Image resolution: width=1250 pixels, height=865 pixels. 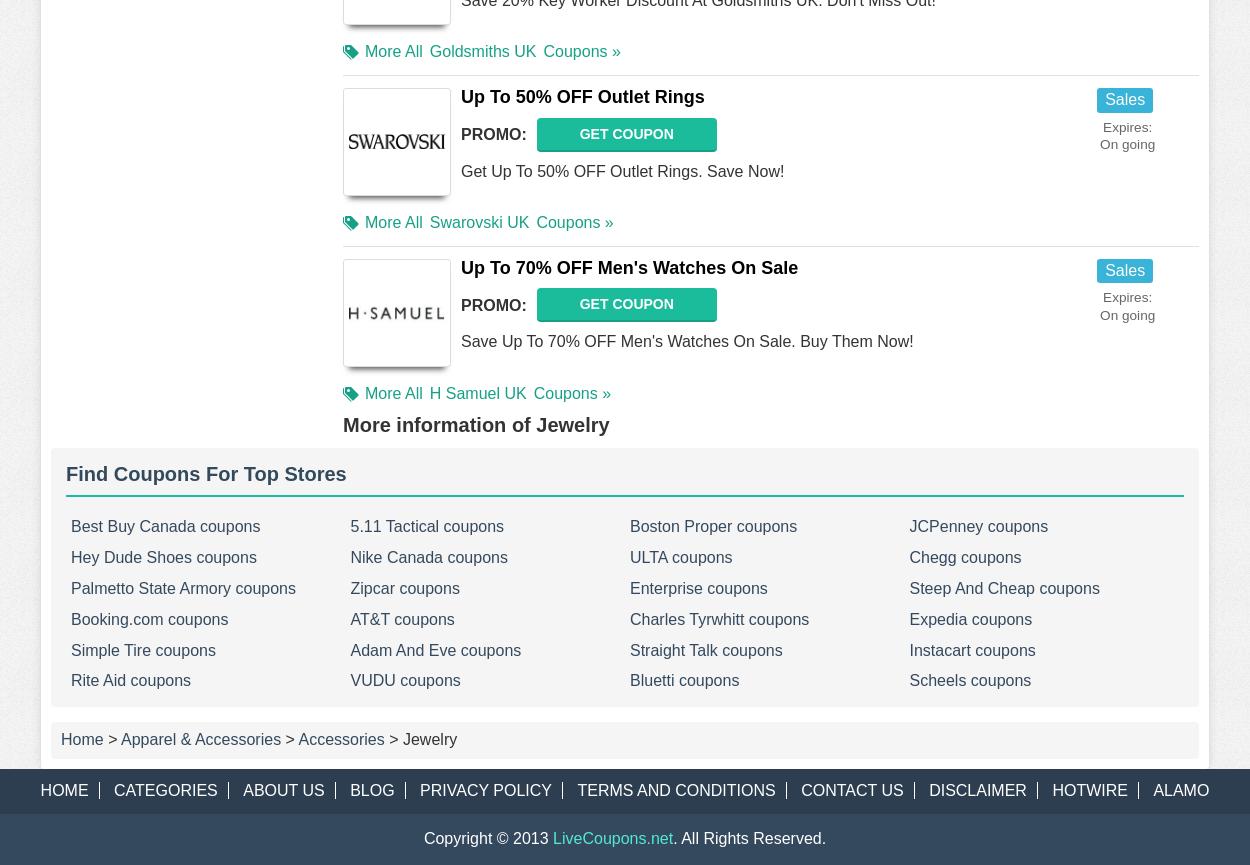 What do you see at coordinates (70, 556) in the screenshot?
I see `'Hey Dude Shoes coupons'` at bounding box center [70, 556].